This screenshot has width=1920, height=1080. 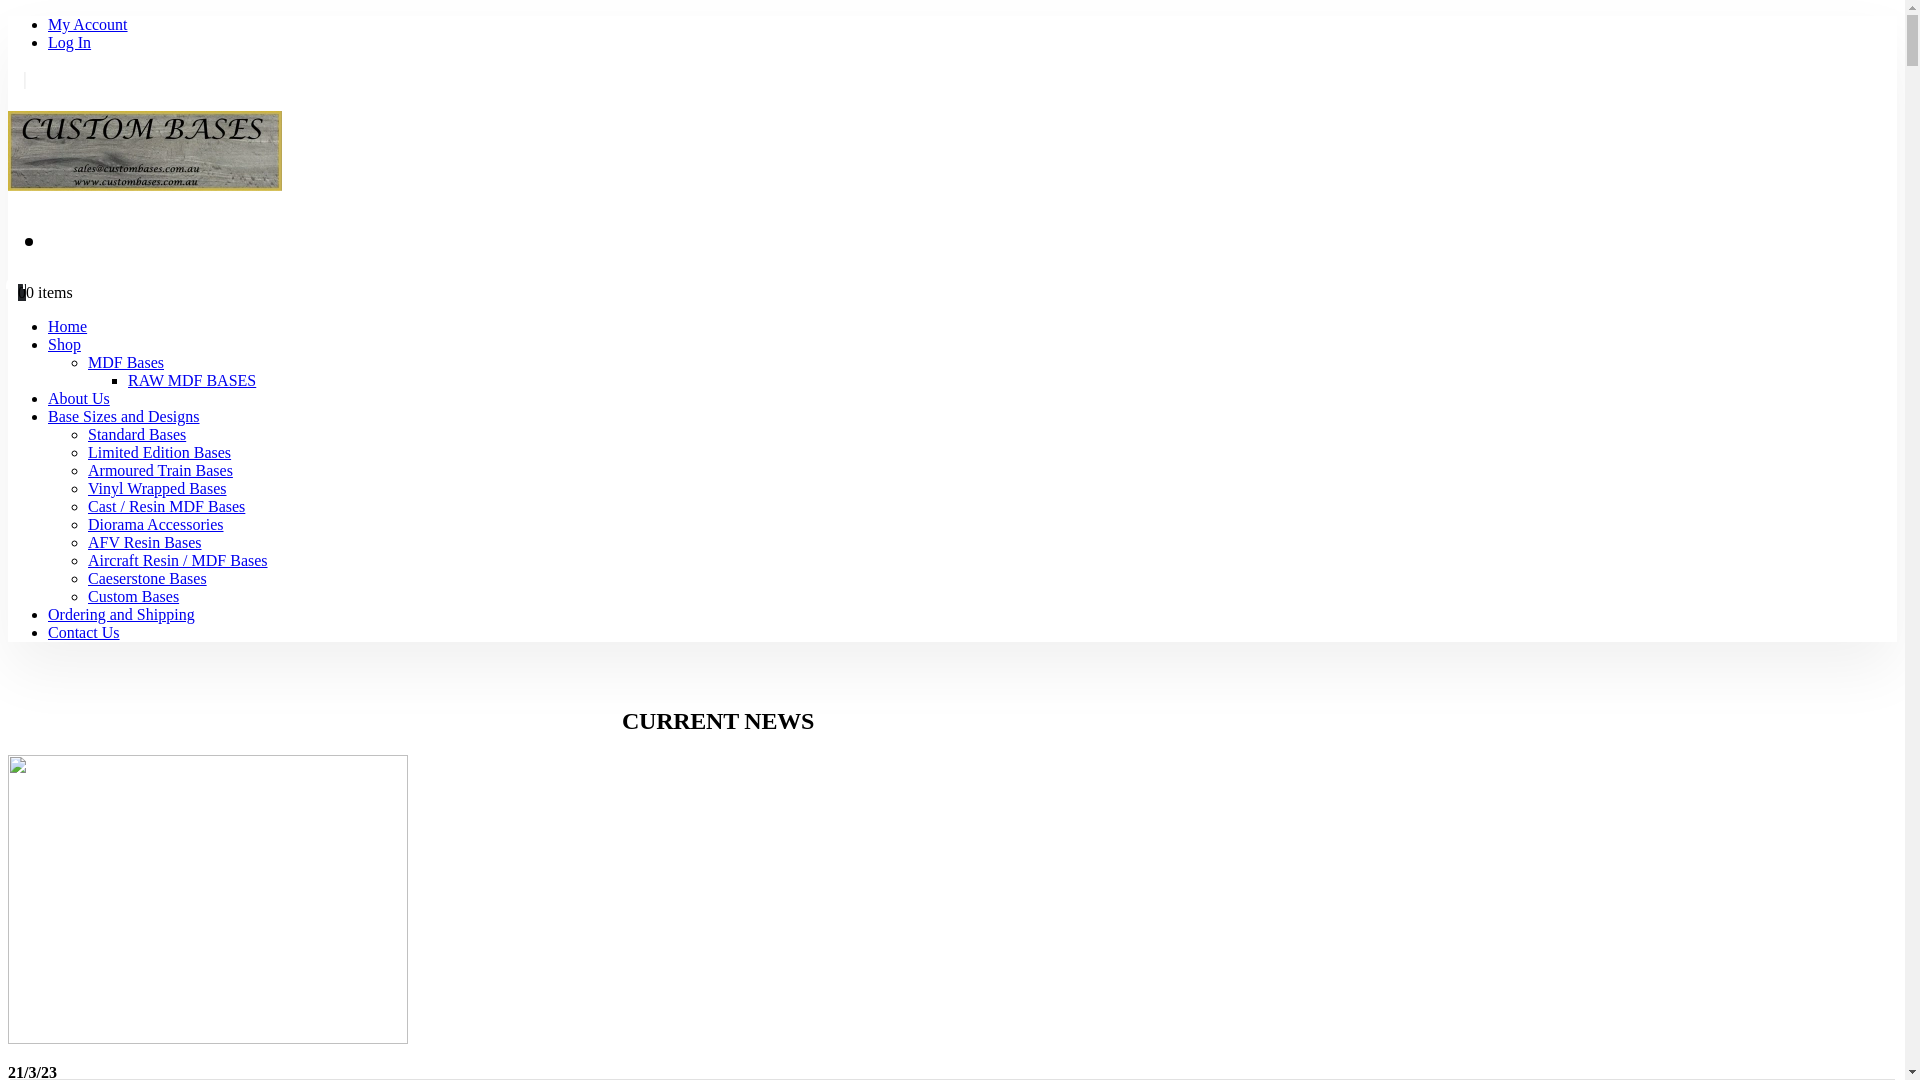 I want to click on 'Cast / Resin MDF Bases', so click(x=166, y=505).